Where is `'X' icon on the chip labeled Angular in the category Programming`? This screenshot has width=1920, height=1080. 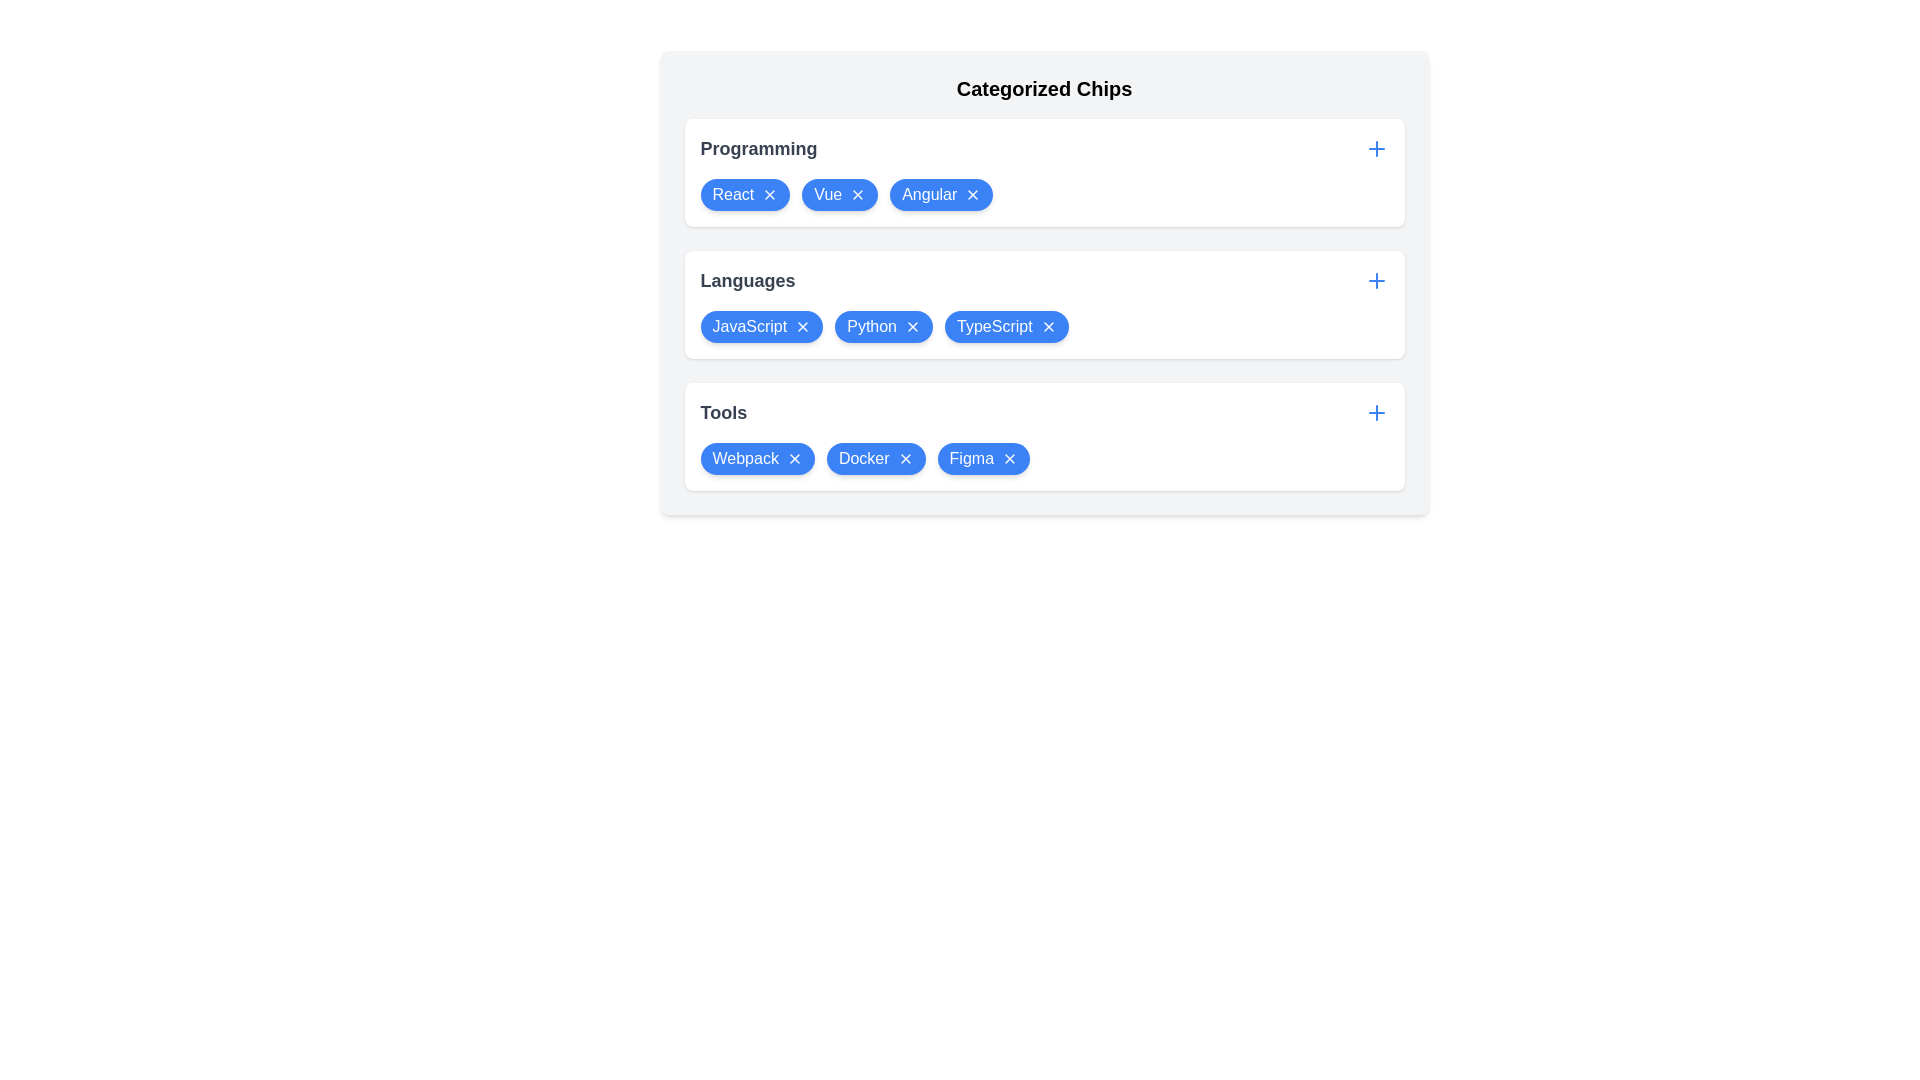
'X' icon on the chip labeled Angular in the category Programming is located at coordinates (973, 195).